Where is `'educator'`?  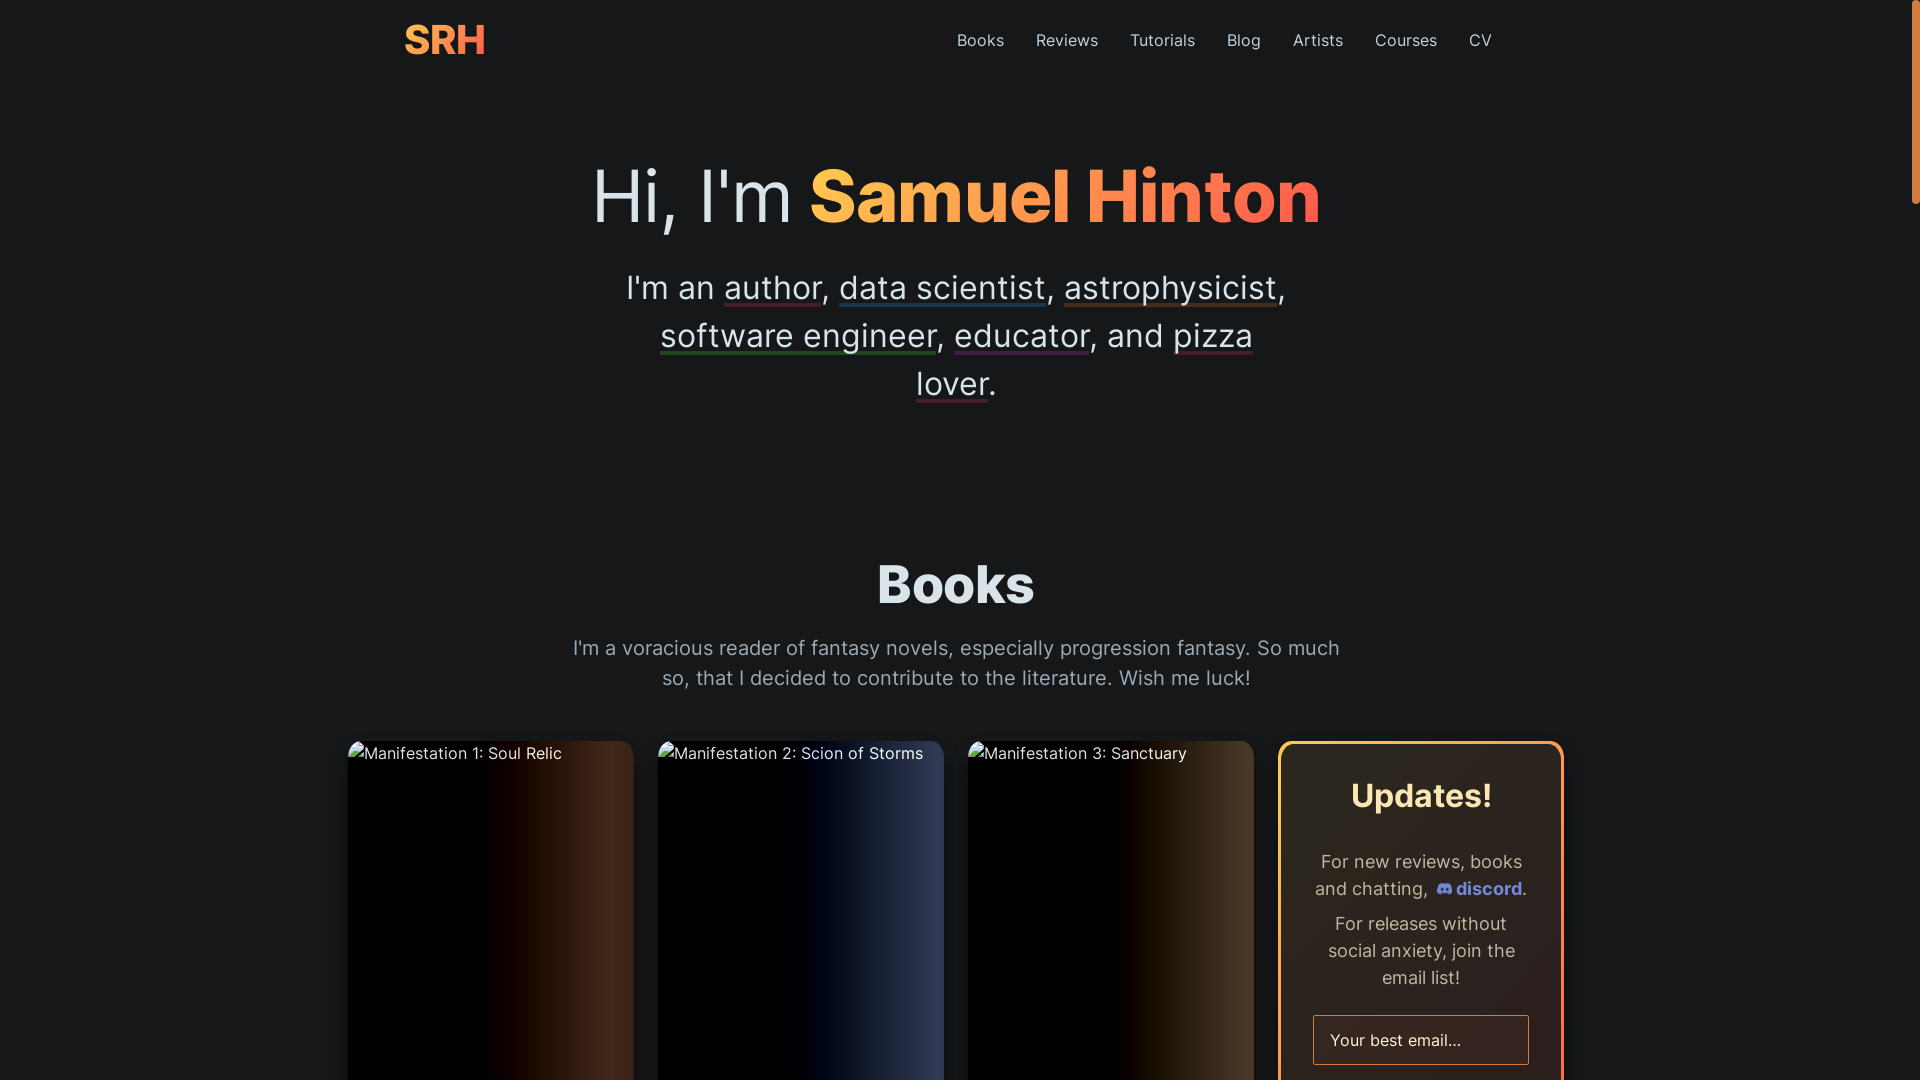 'educator' is located at coordinates (1021, 334).